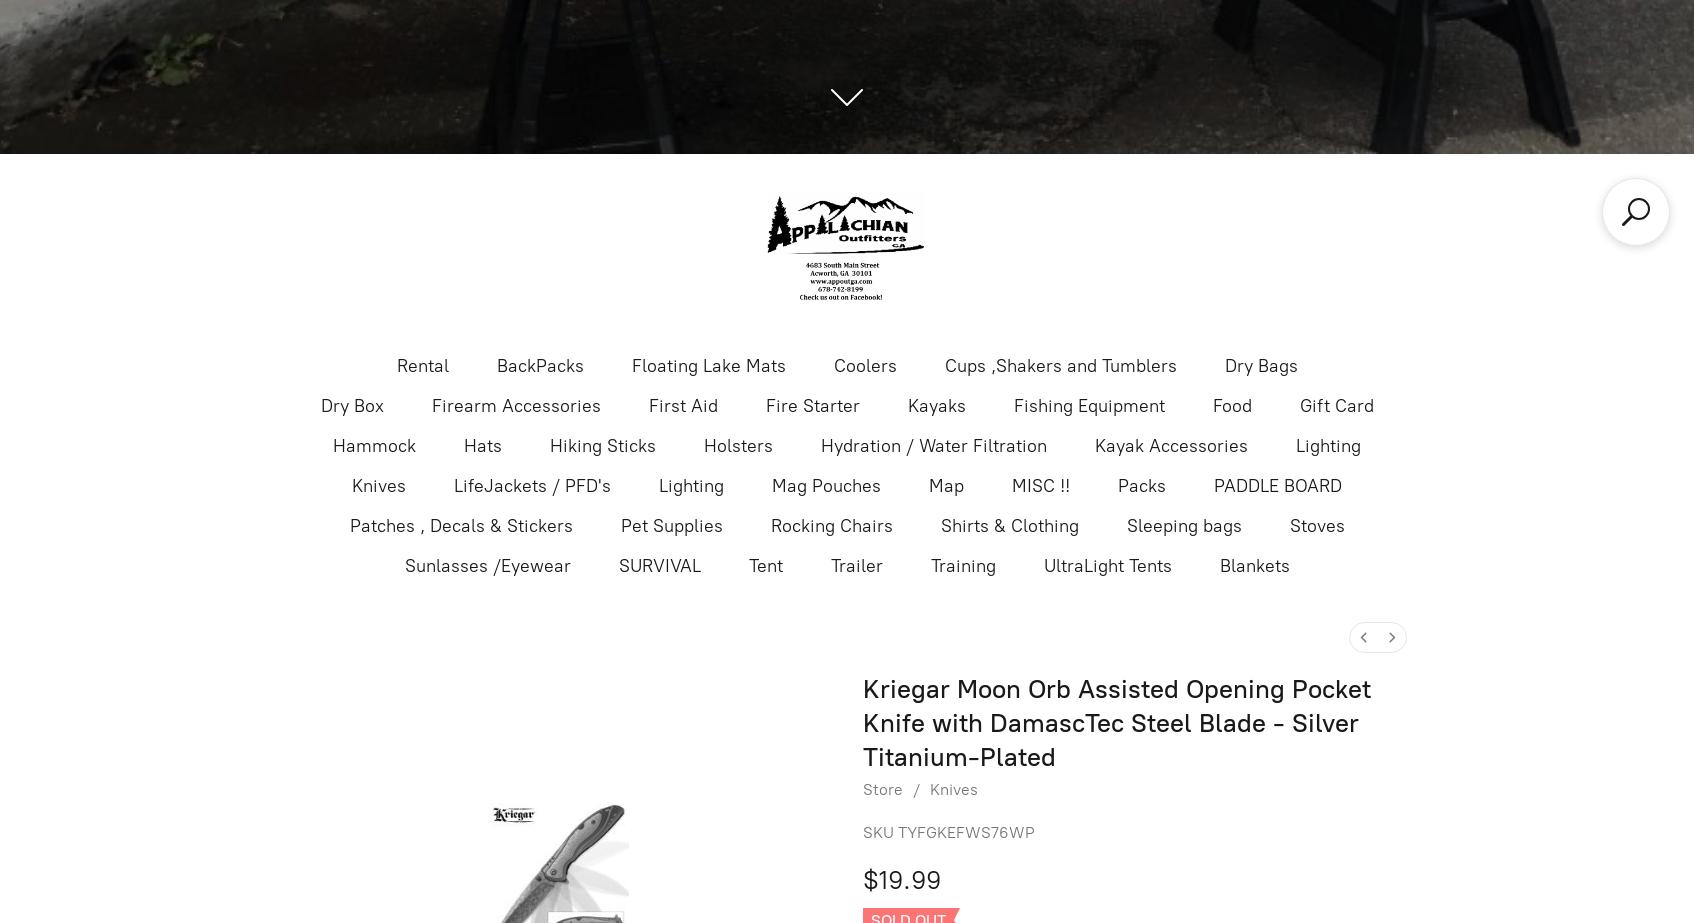 The width and height of the screenshot is (1694, 923). What do you see at coordinates (1106, 564) in the screenshot?
I see `'UltraLight Tents'` at bounding box center [1106, 564].